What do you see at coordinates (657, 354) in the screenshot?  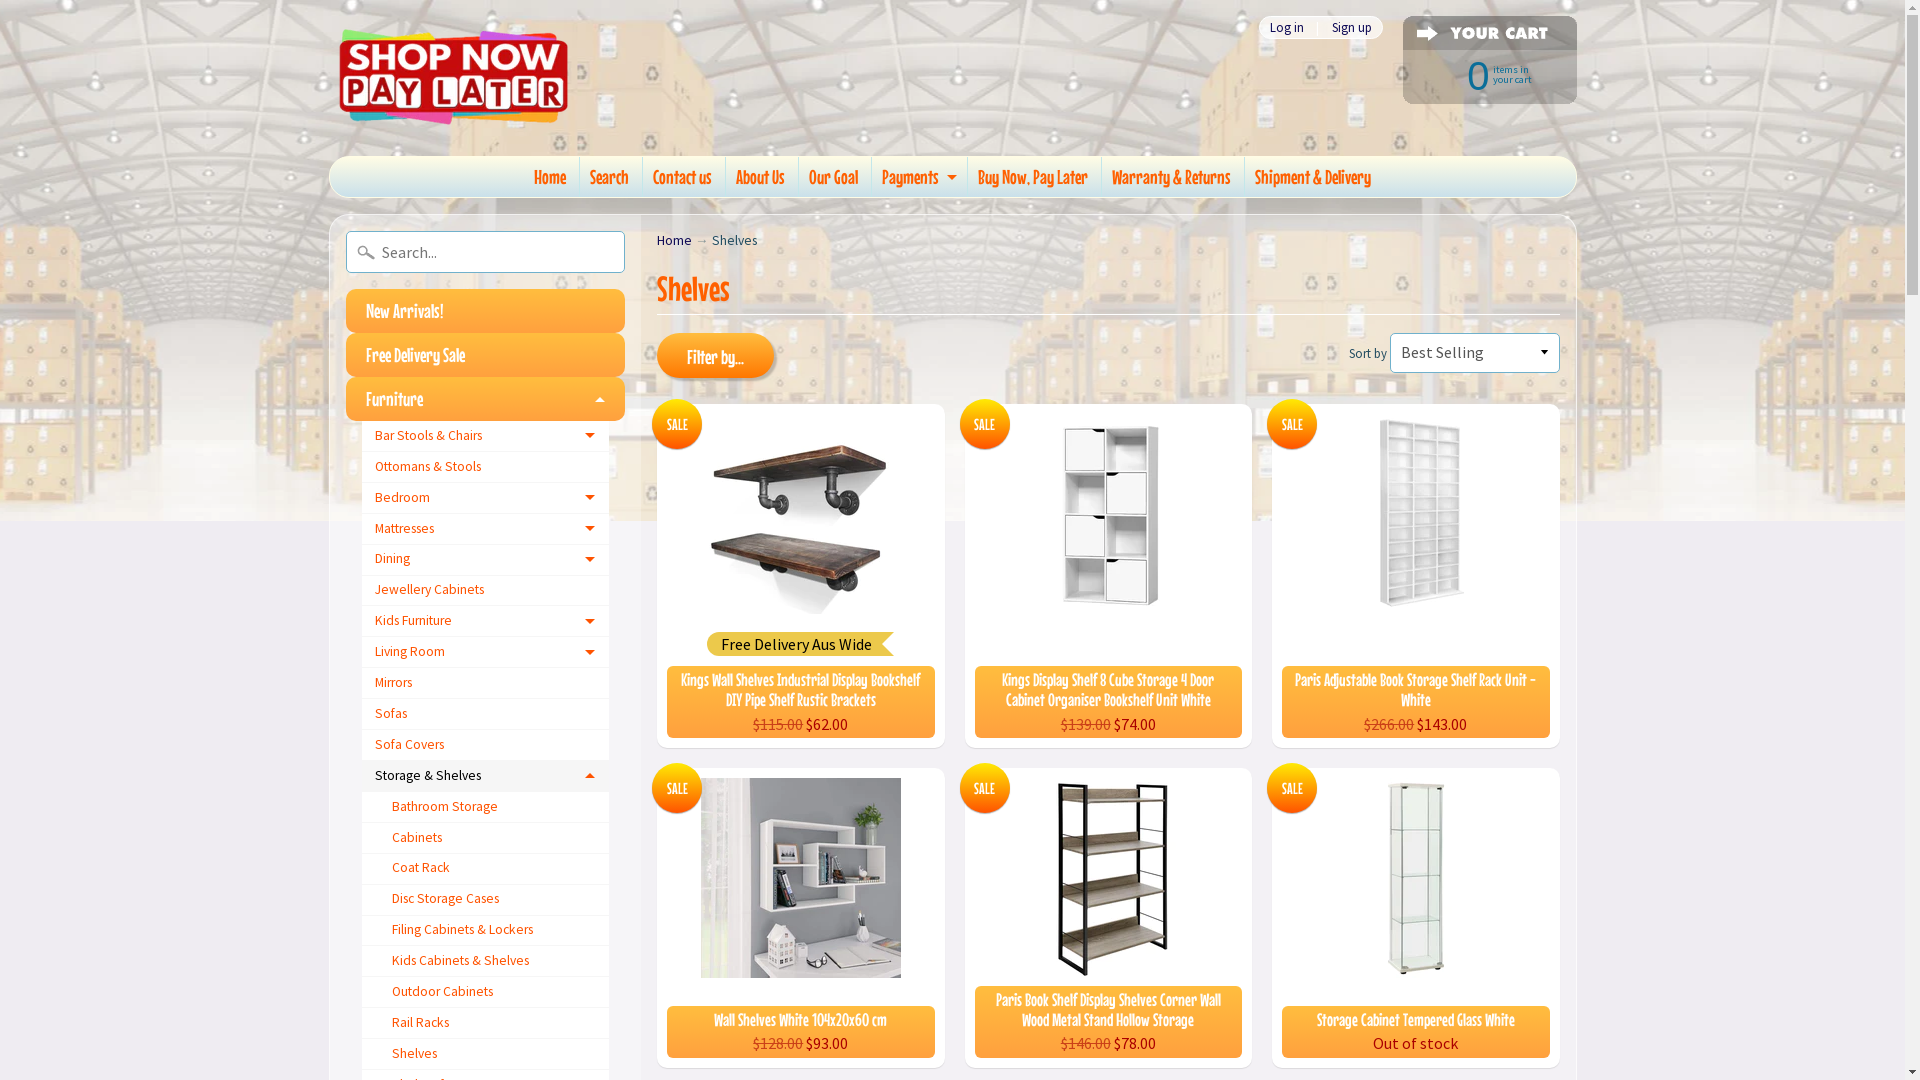 I see `'Filter by...'` at bounding box center [657, 354].